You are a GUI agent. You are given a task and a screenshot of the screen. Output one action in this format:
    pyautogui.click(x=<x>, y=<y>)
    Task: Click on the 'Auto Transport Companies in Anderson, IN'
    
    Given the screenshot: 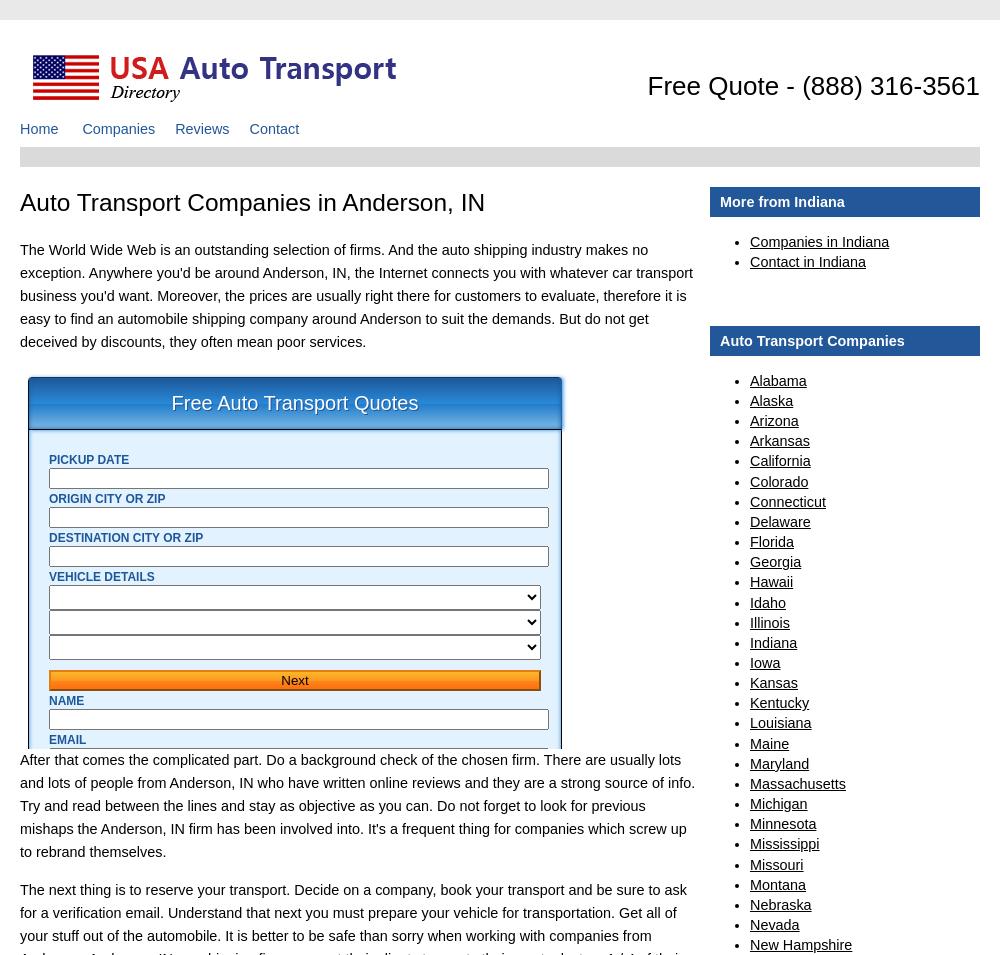 What is the action you would take?
    pyautogui.click(x=252, y=202)
    